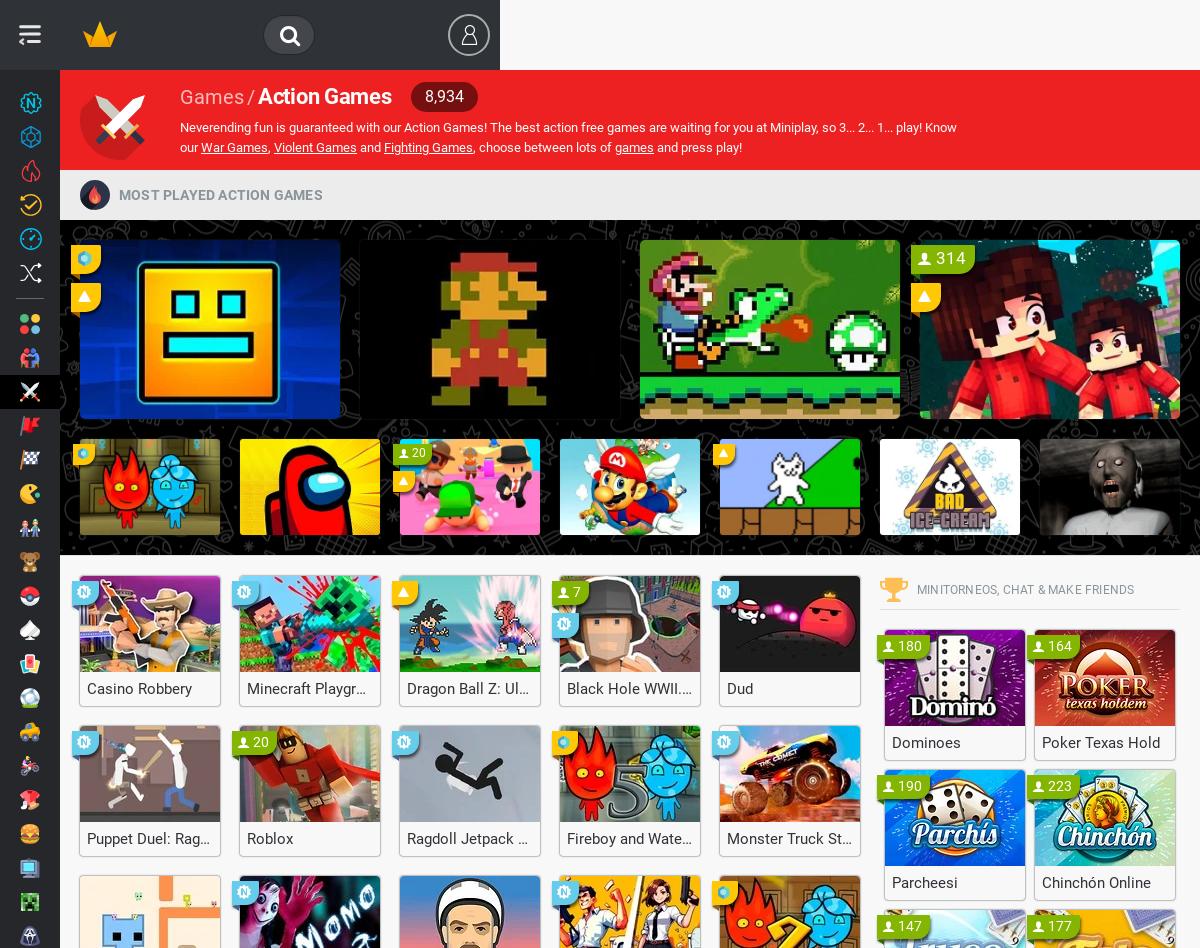 This screenshot has height=948, width=1200. I want to click on 'Black Hole WWII.io', so click(630, 688).